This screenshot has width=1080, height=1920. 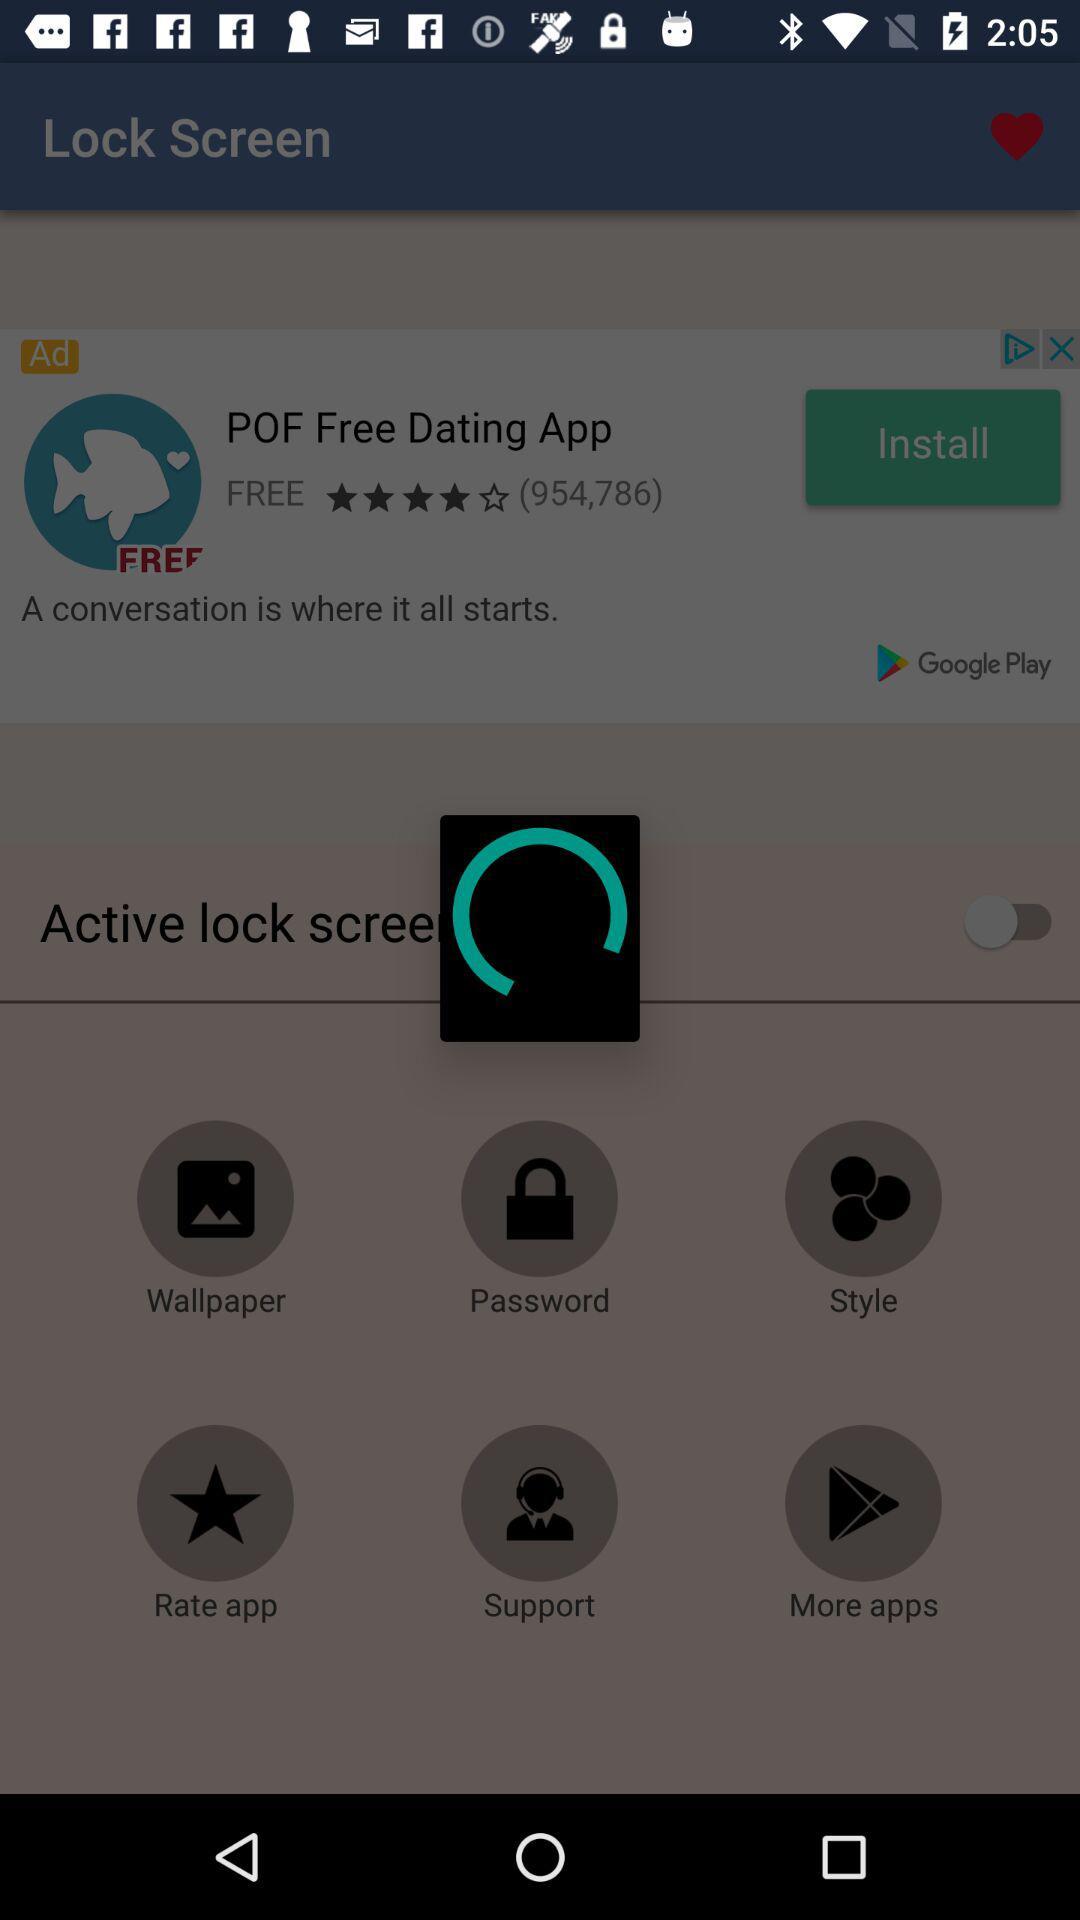 What do you see at coordinates (216, 1503) in the screenshot?
I see `the star icon` at bounding box center [216, 1503].